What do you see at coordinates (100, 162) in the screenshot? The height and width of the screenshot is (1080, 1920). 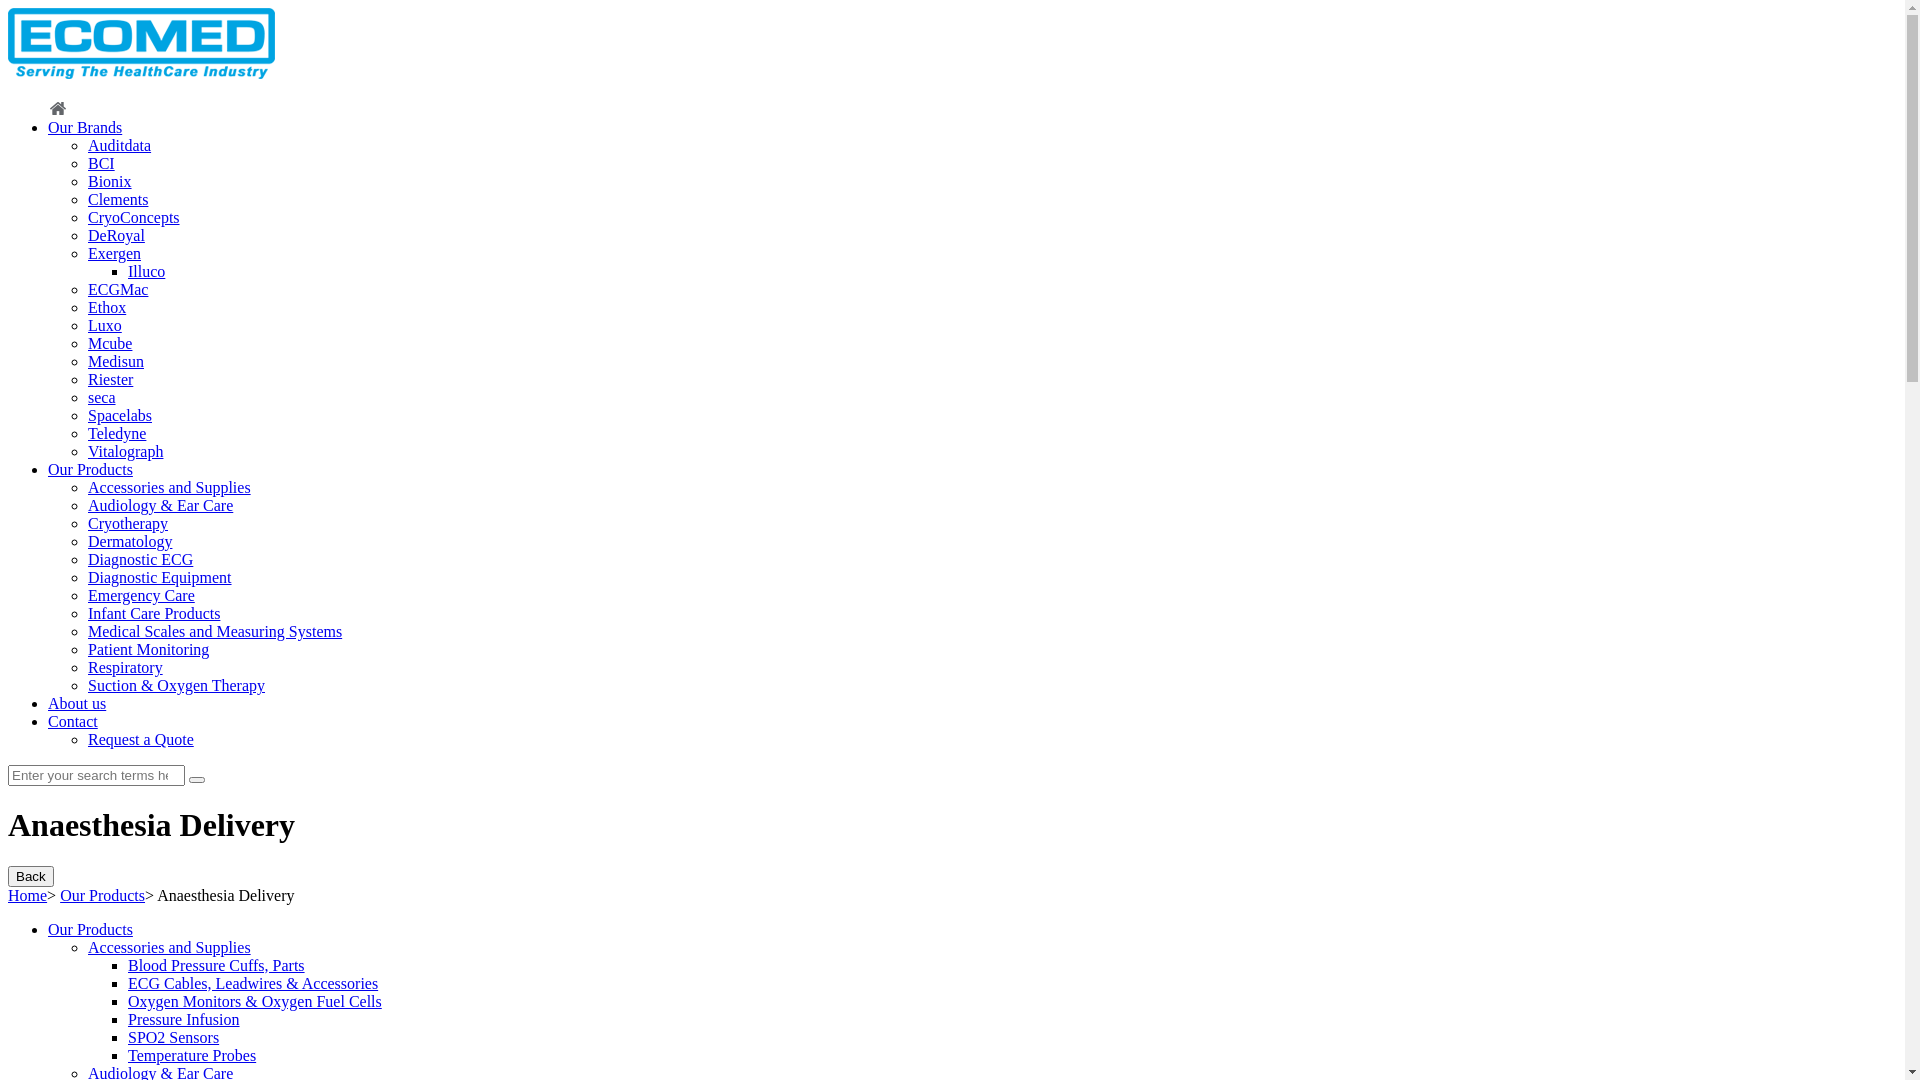 I see `'BCI'` at bounding box center [100, 162].